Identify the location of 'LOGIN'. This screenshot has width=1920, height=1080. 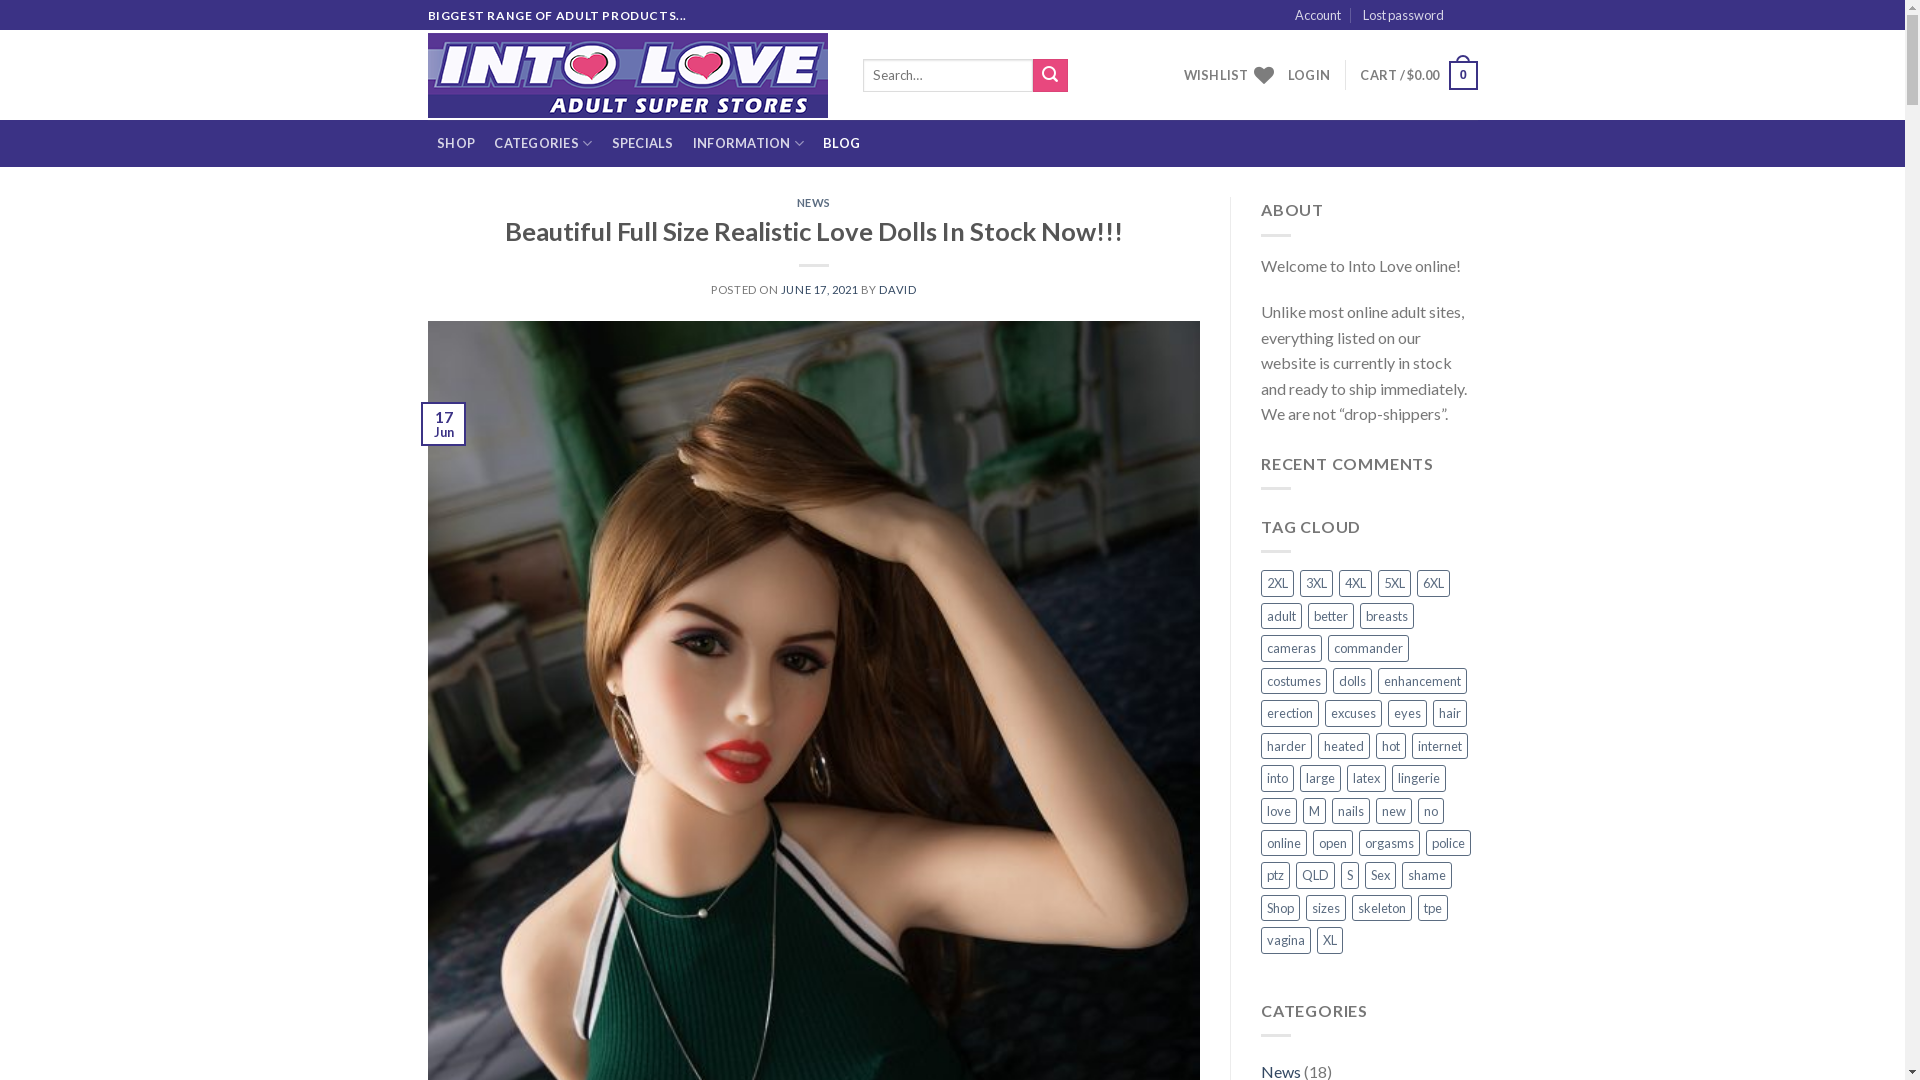
(1309, 73).